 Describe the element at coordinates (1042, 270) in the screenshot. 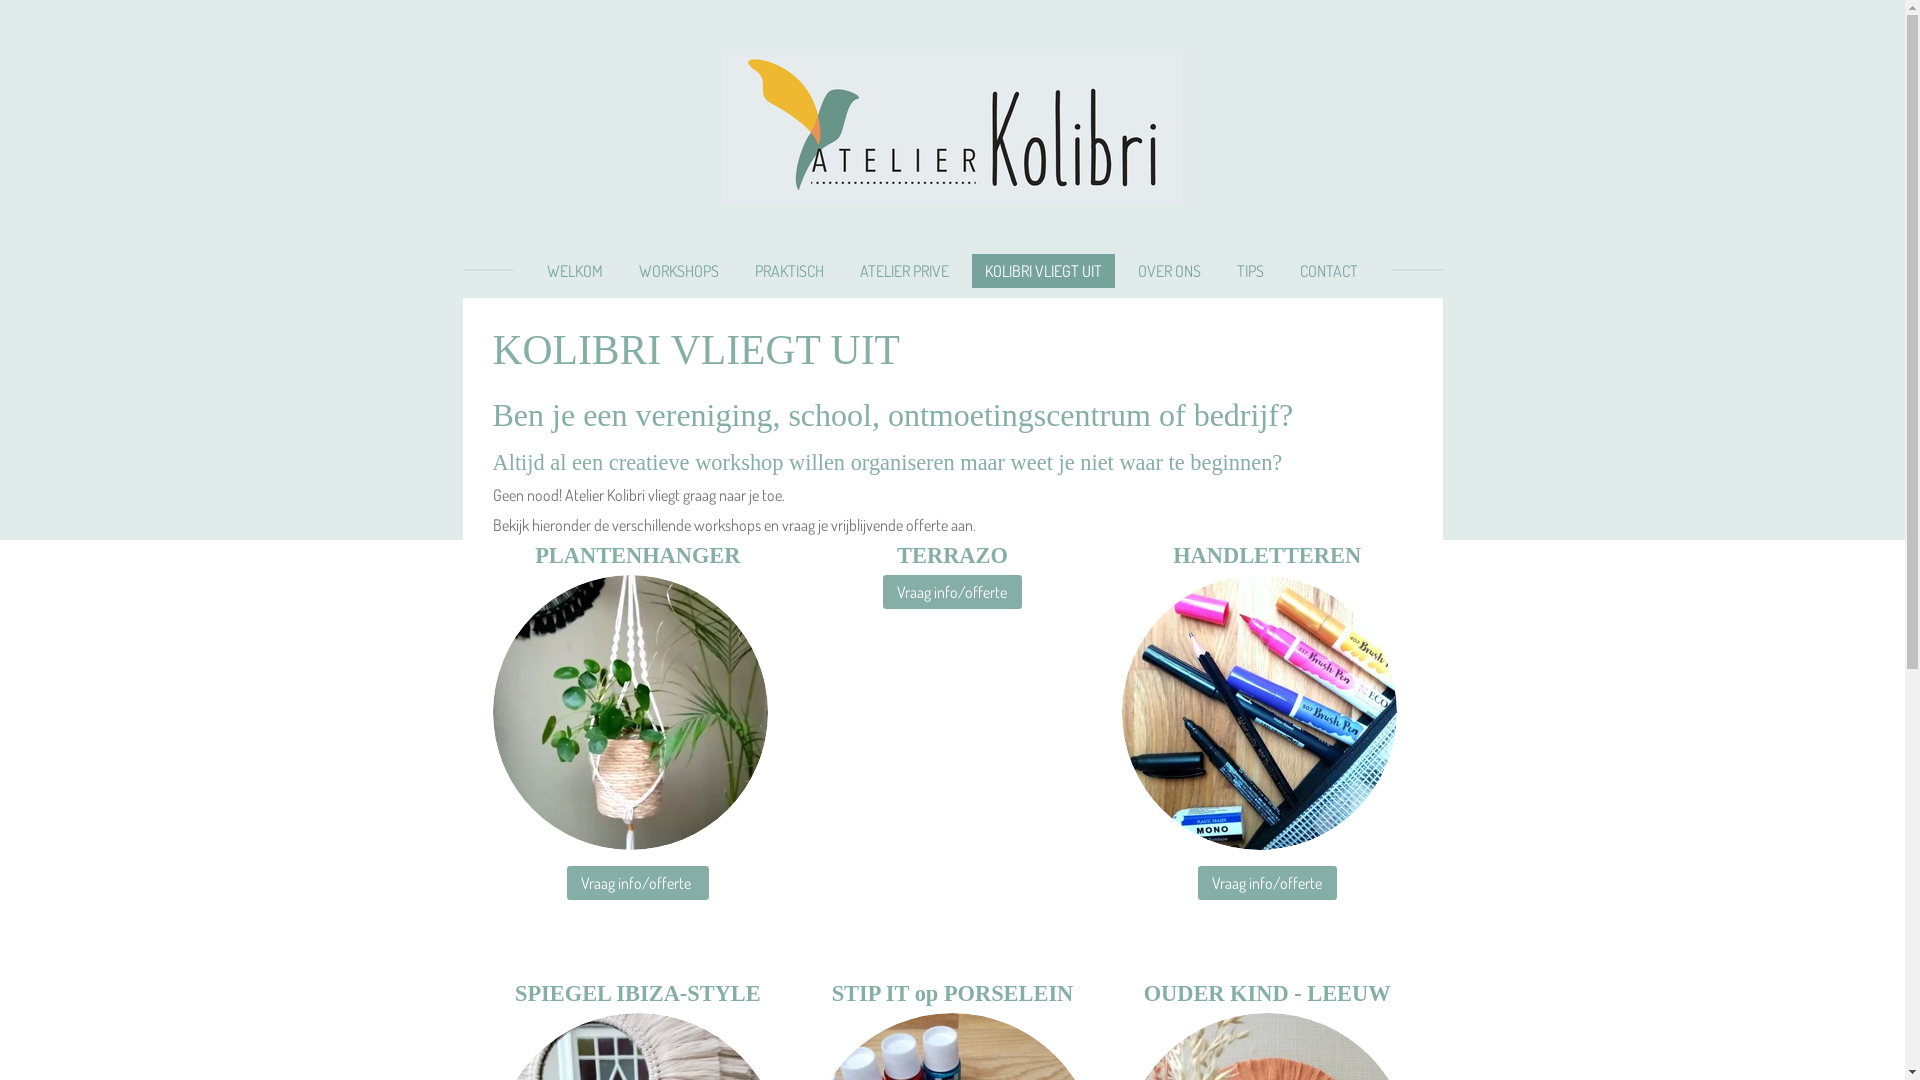

I see `'KOLIBRI VLIEGT UIT'` at that location.